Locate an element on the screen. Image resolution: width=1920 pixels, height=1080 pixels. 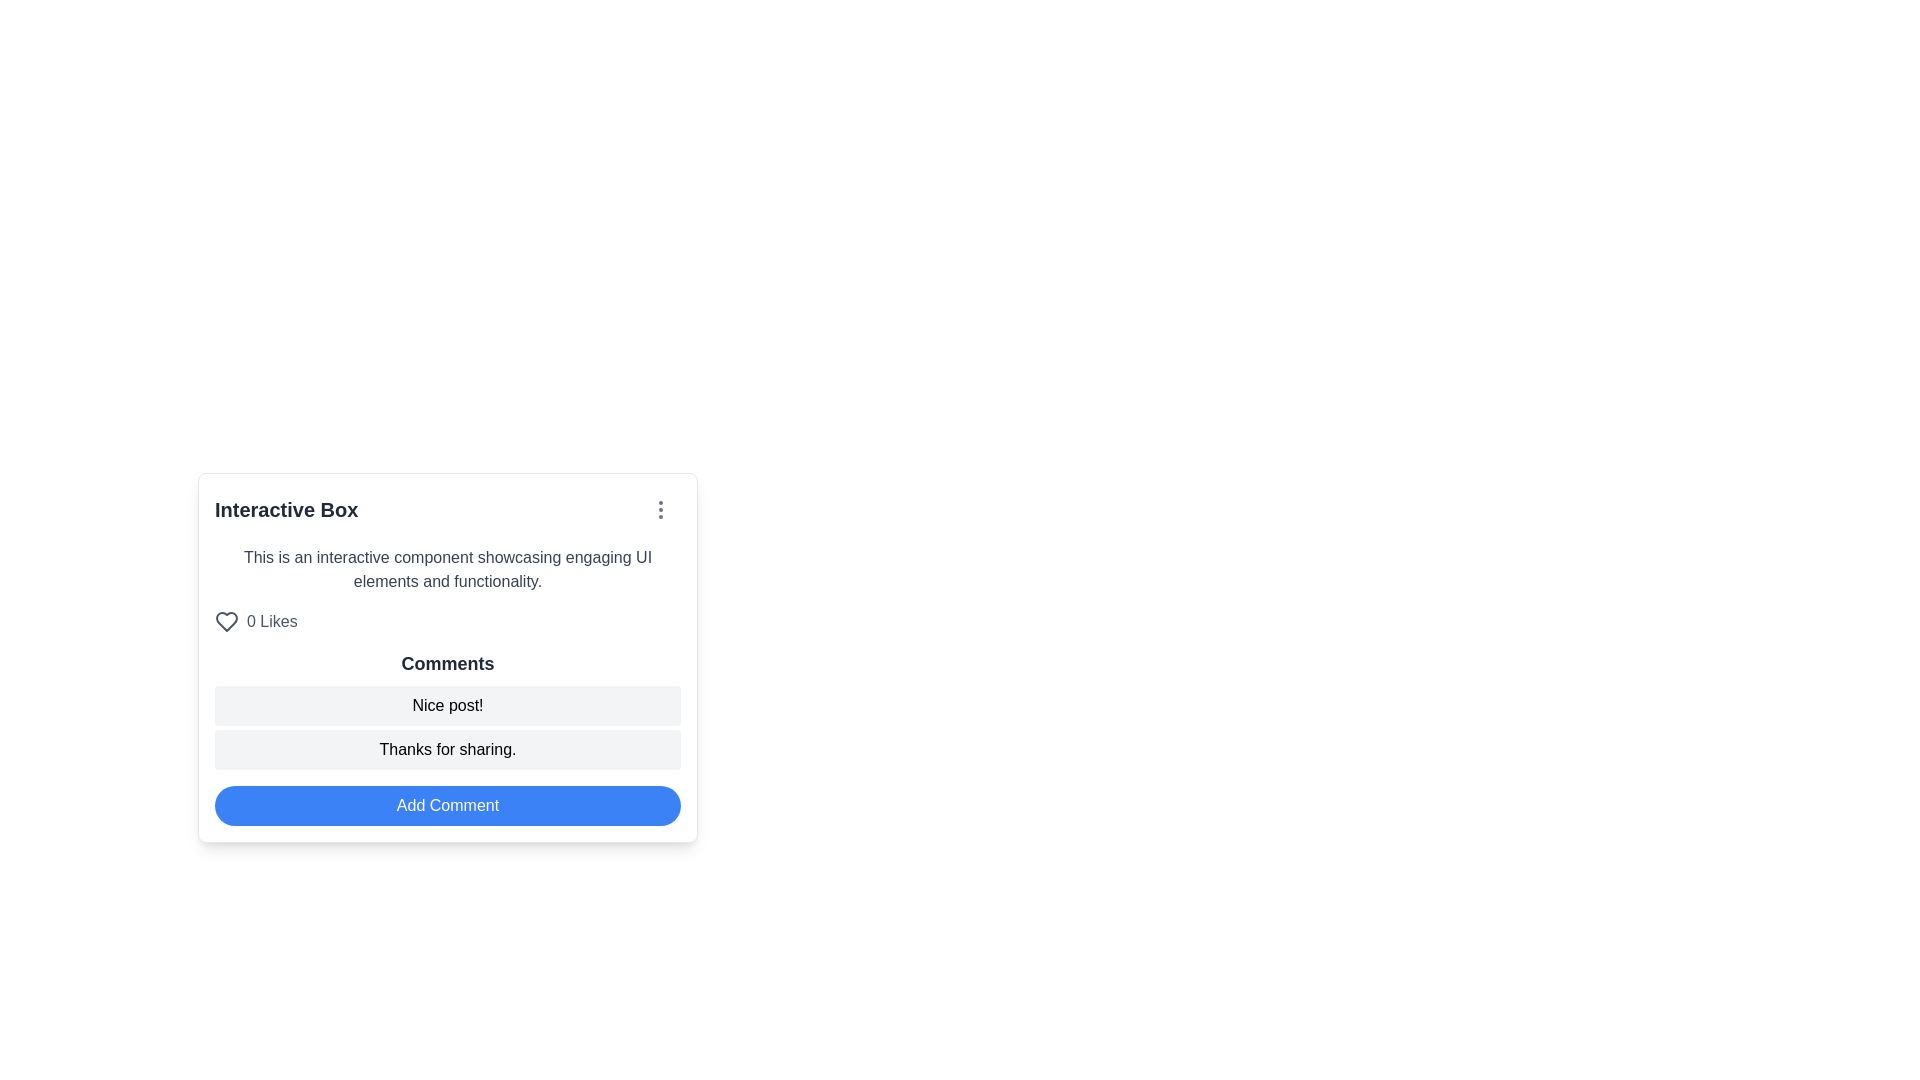
the Text Label that serves as a title or header for the comments section, located between the 'Likes' section and the list of comments is located at coordinates (446, 663).